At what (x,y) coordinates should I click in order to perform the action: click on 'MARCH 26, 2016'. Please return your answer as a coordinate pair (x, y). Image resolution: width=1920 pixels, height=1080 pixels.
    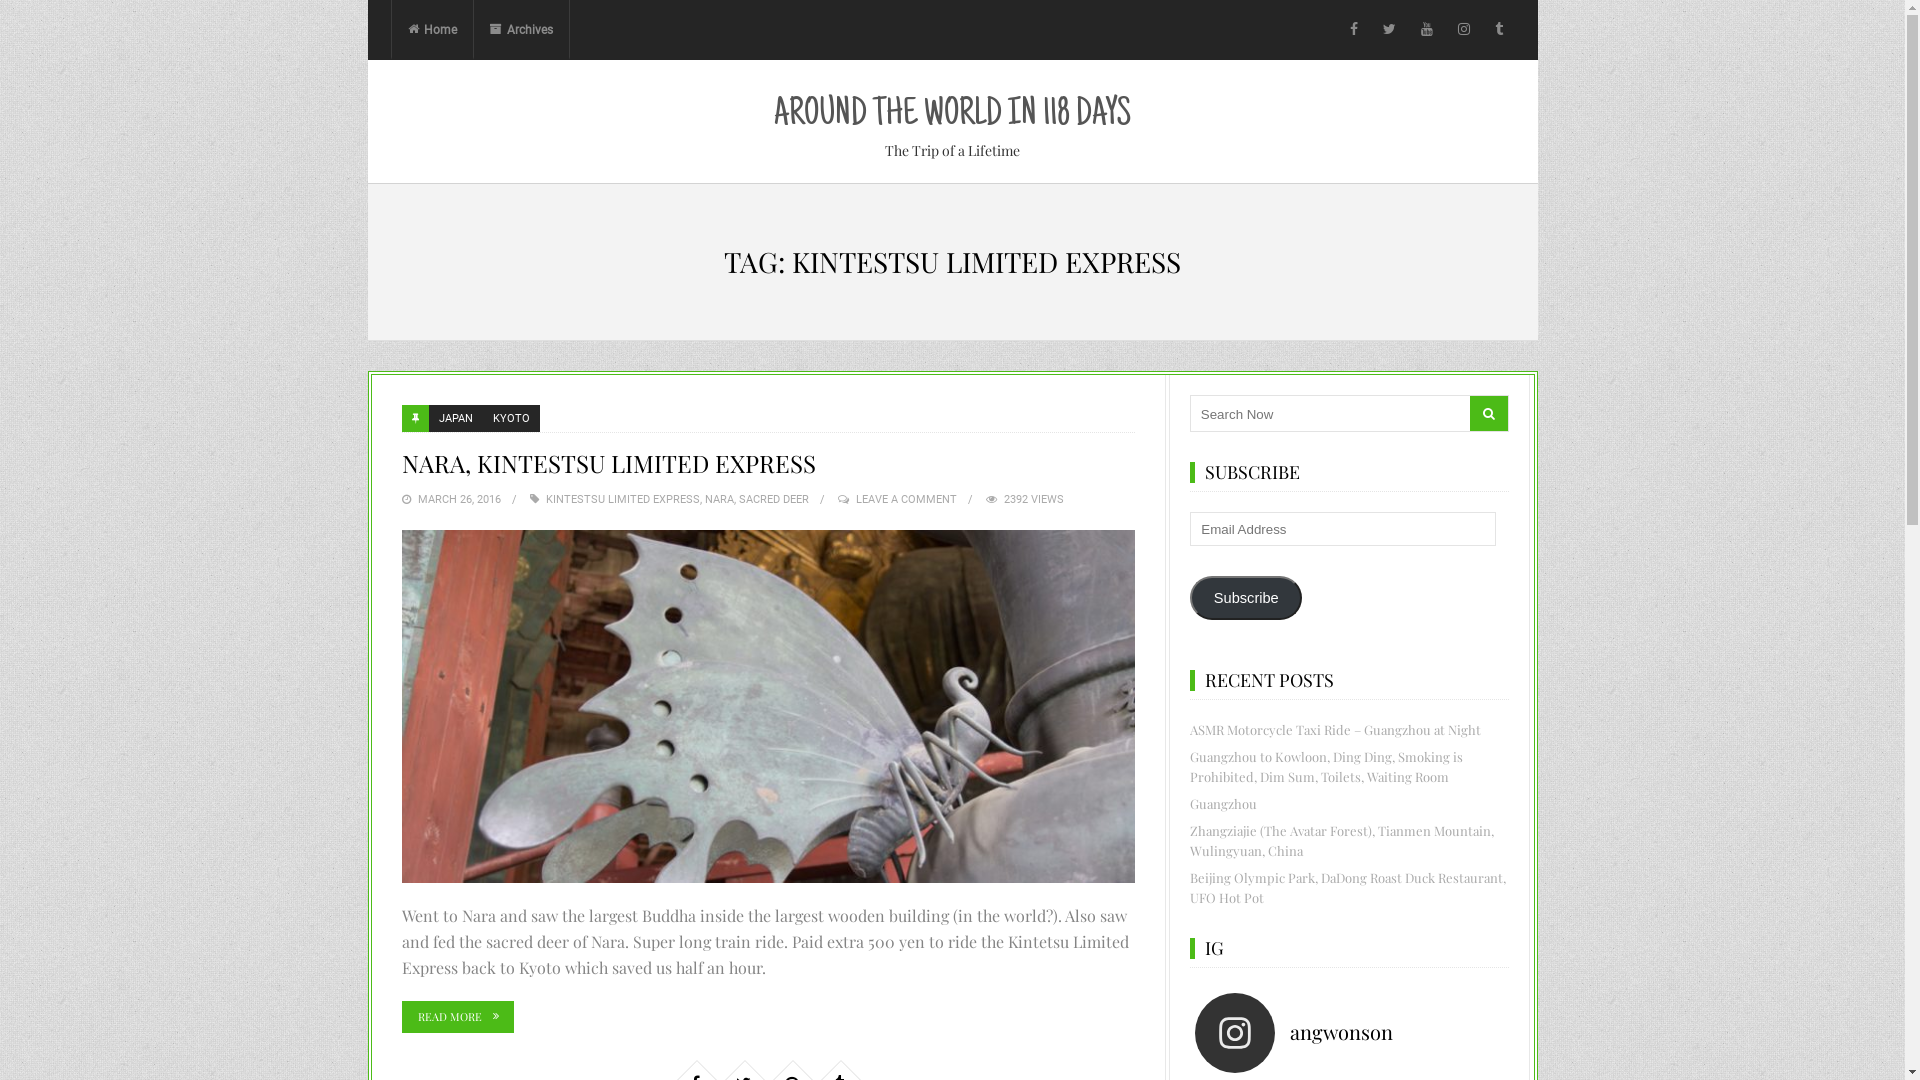
    Looking at the image, I should click on (458, 498).